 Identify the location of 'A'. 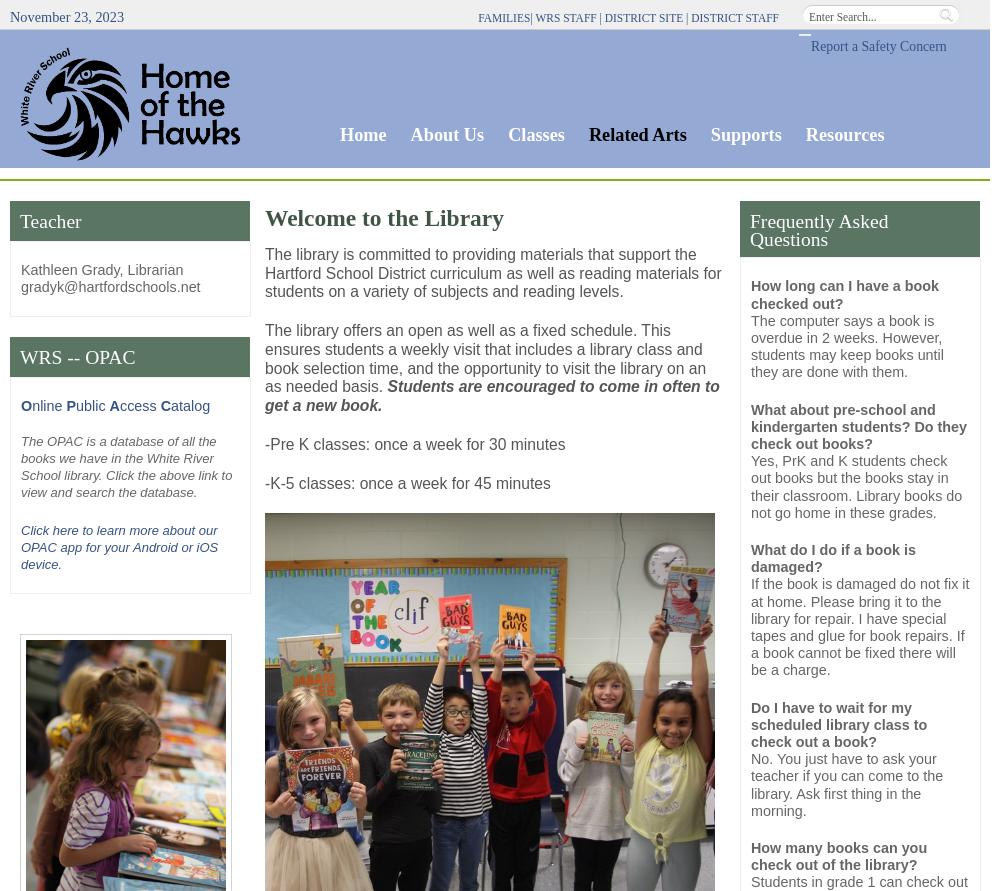
(113, 406).